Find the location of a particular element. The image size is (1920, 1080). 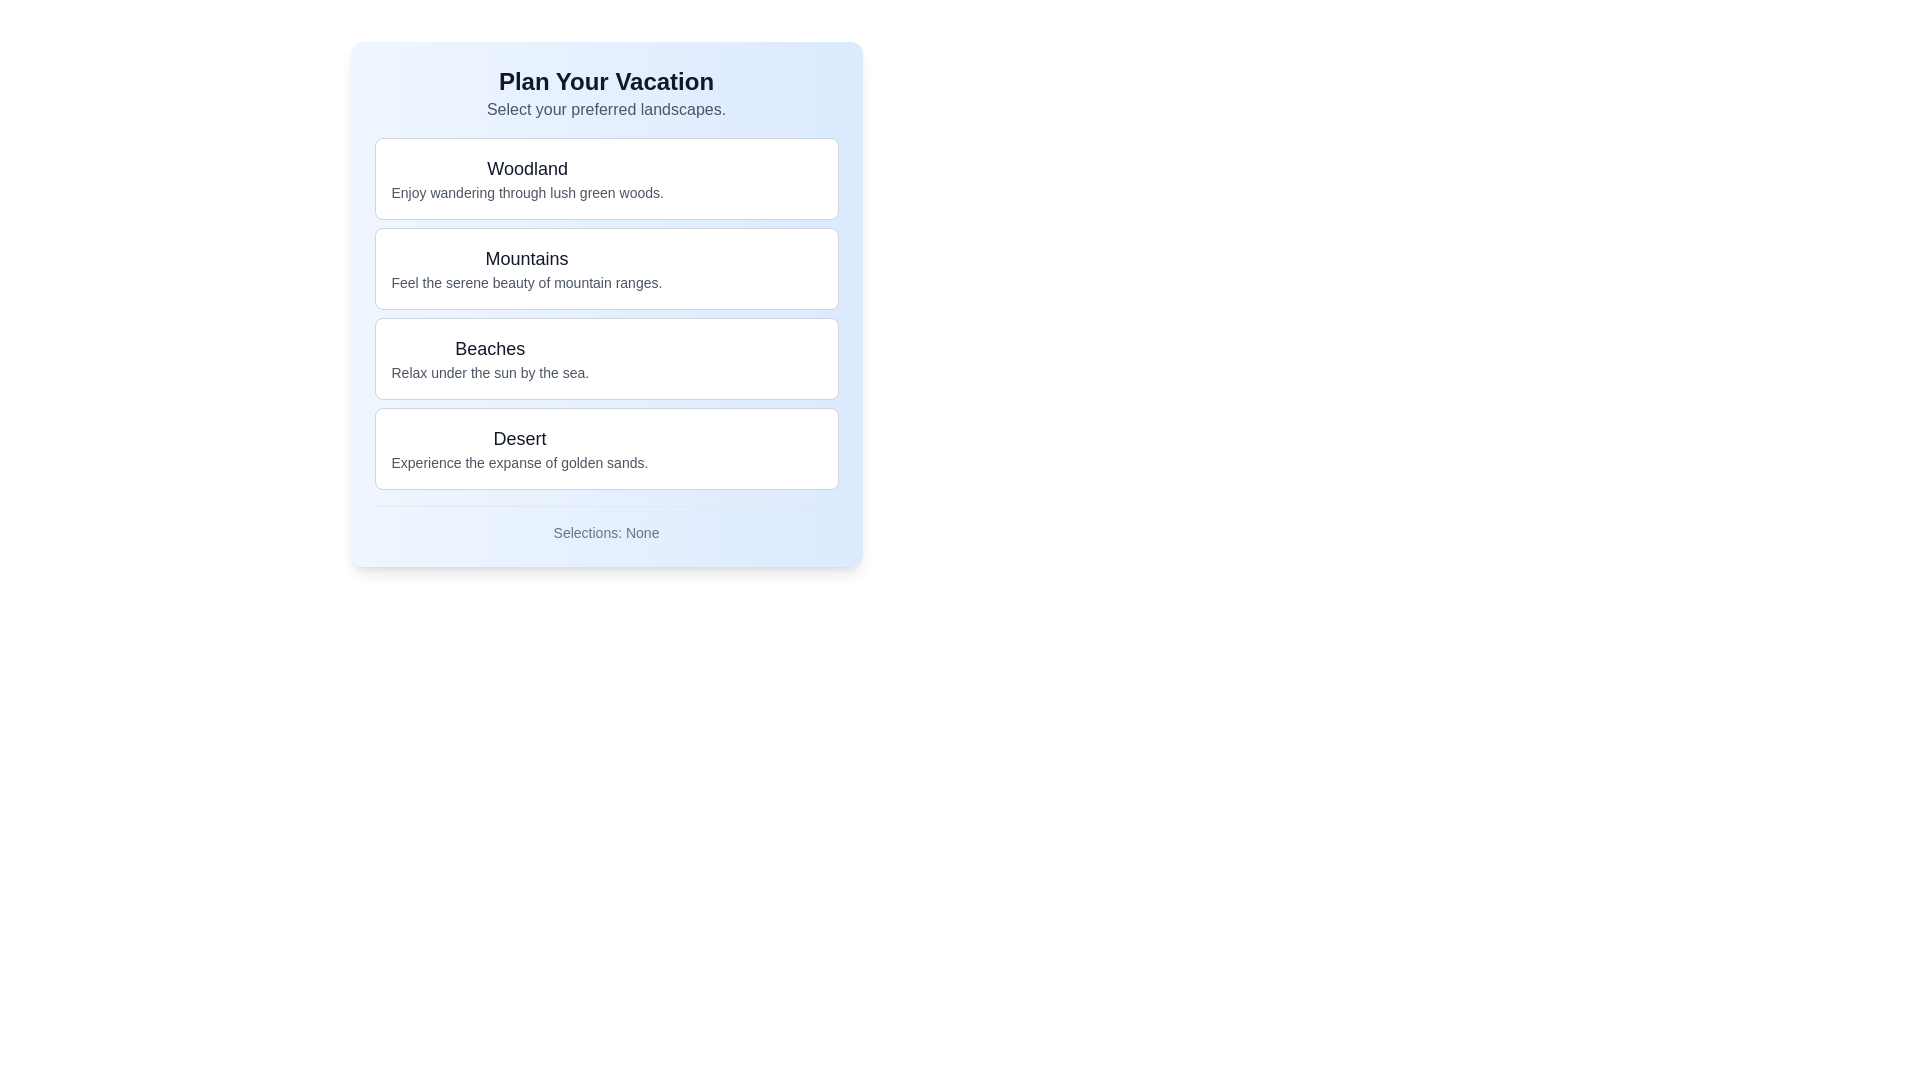

the descriptive text label that provides additional information about the 'Beaches' option, located directly underneath the 'Beaches' text in the third section of the vertically stacked list of selectable options is located at coordinates (490, 373).